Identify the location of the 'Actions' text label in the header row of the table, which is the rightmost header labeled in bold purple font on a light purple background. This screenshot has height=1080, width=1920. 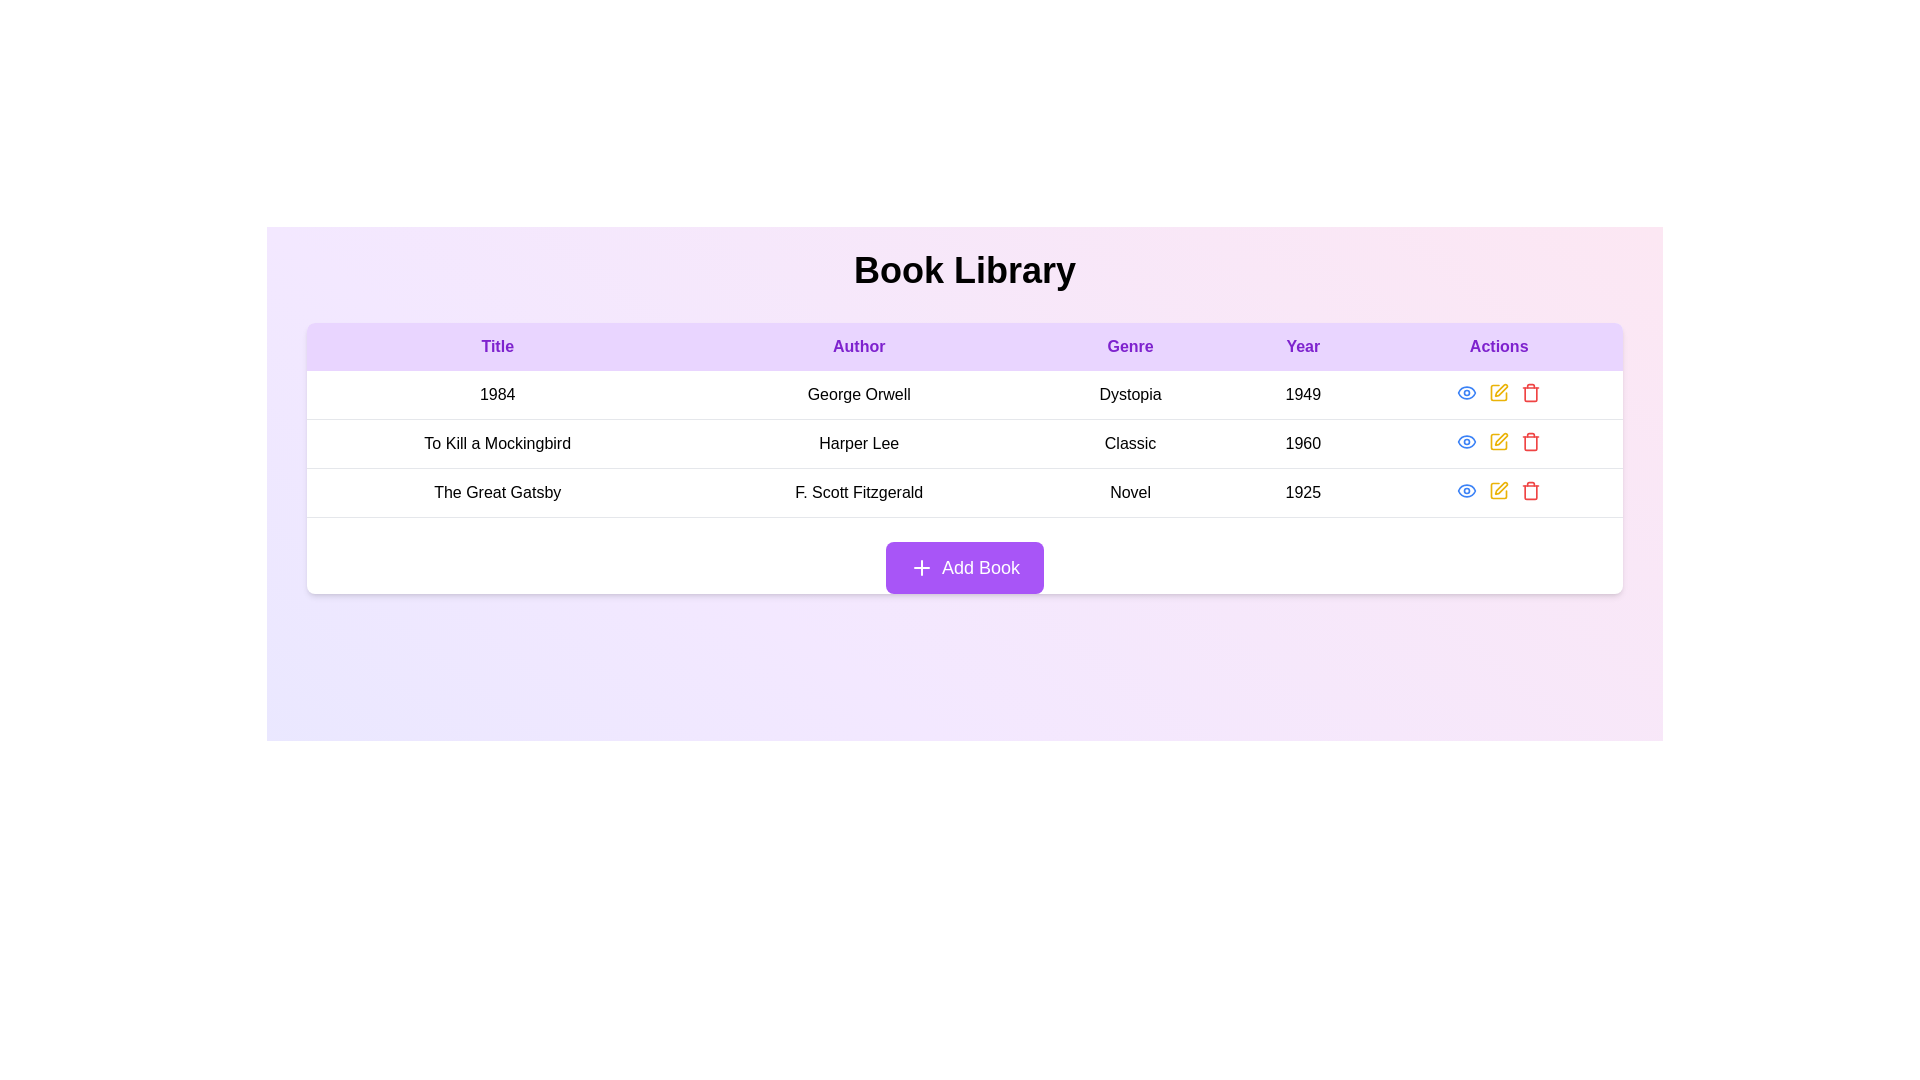
(1499, 346).